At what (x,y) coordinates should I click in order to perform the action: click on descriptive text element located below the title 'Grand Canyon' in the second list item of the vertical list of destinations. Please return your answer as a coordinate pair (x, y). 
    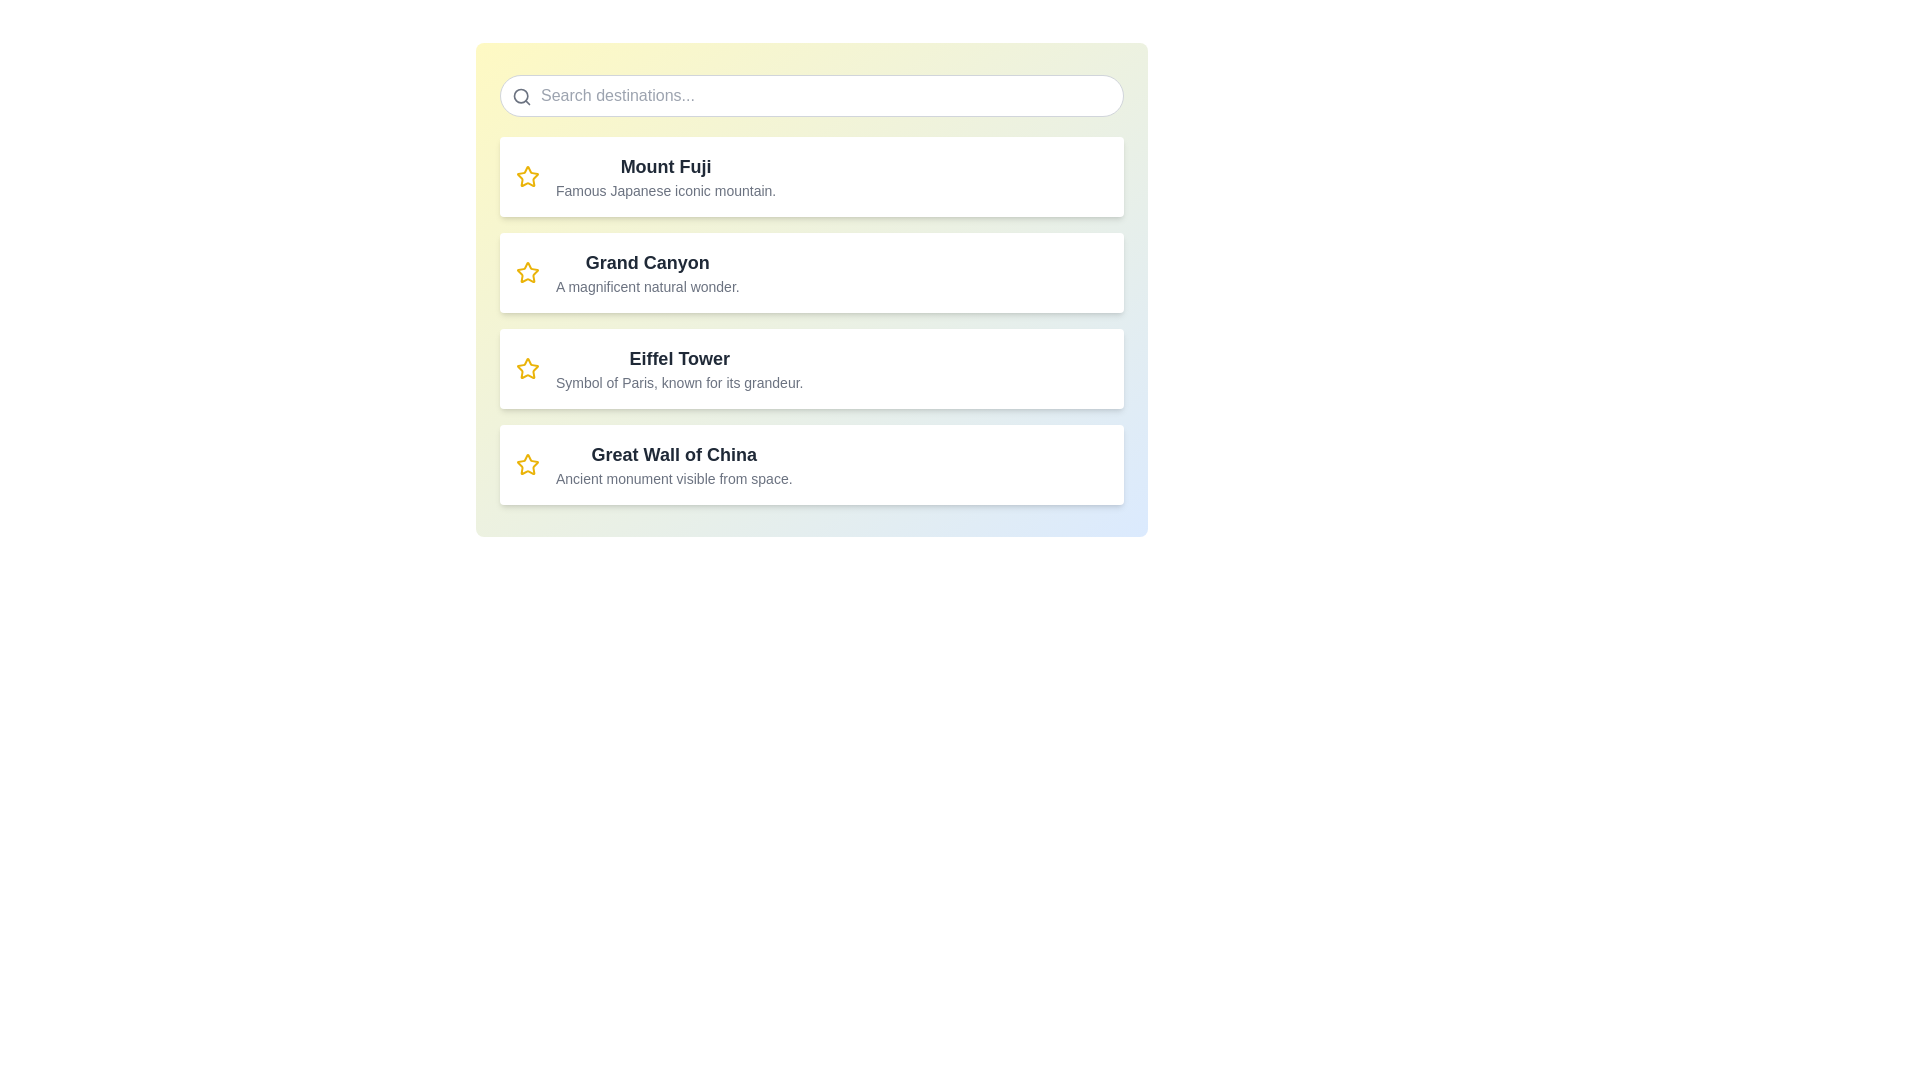
    Looking at the image, I should click on (647, 286).